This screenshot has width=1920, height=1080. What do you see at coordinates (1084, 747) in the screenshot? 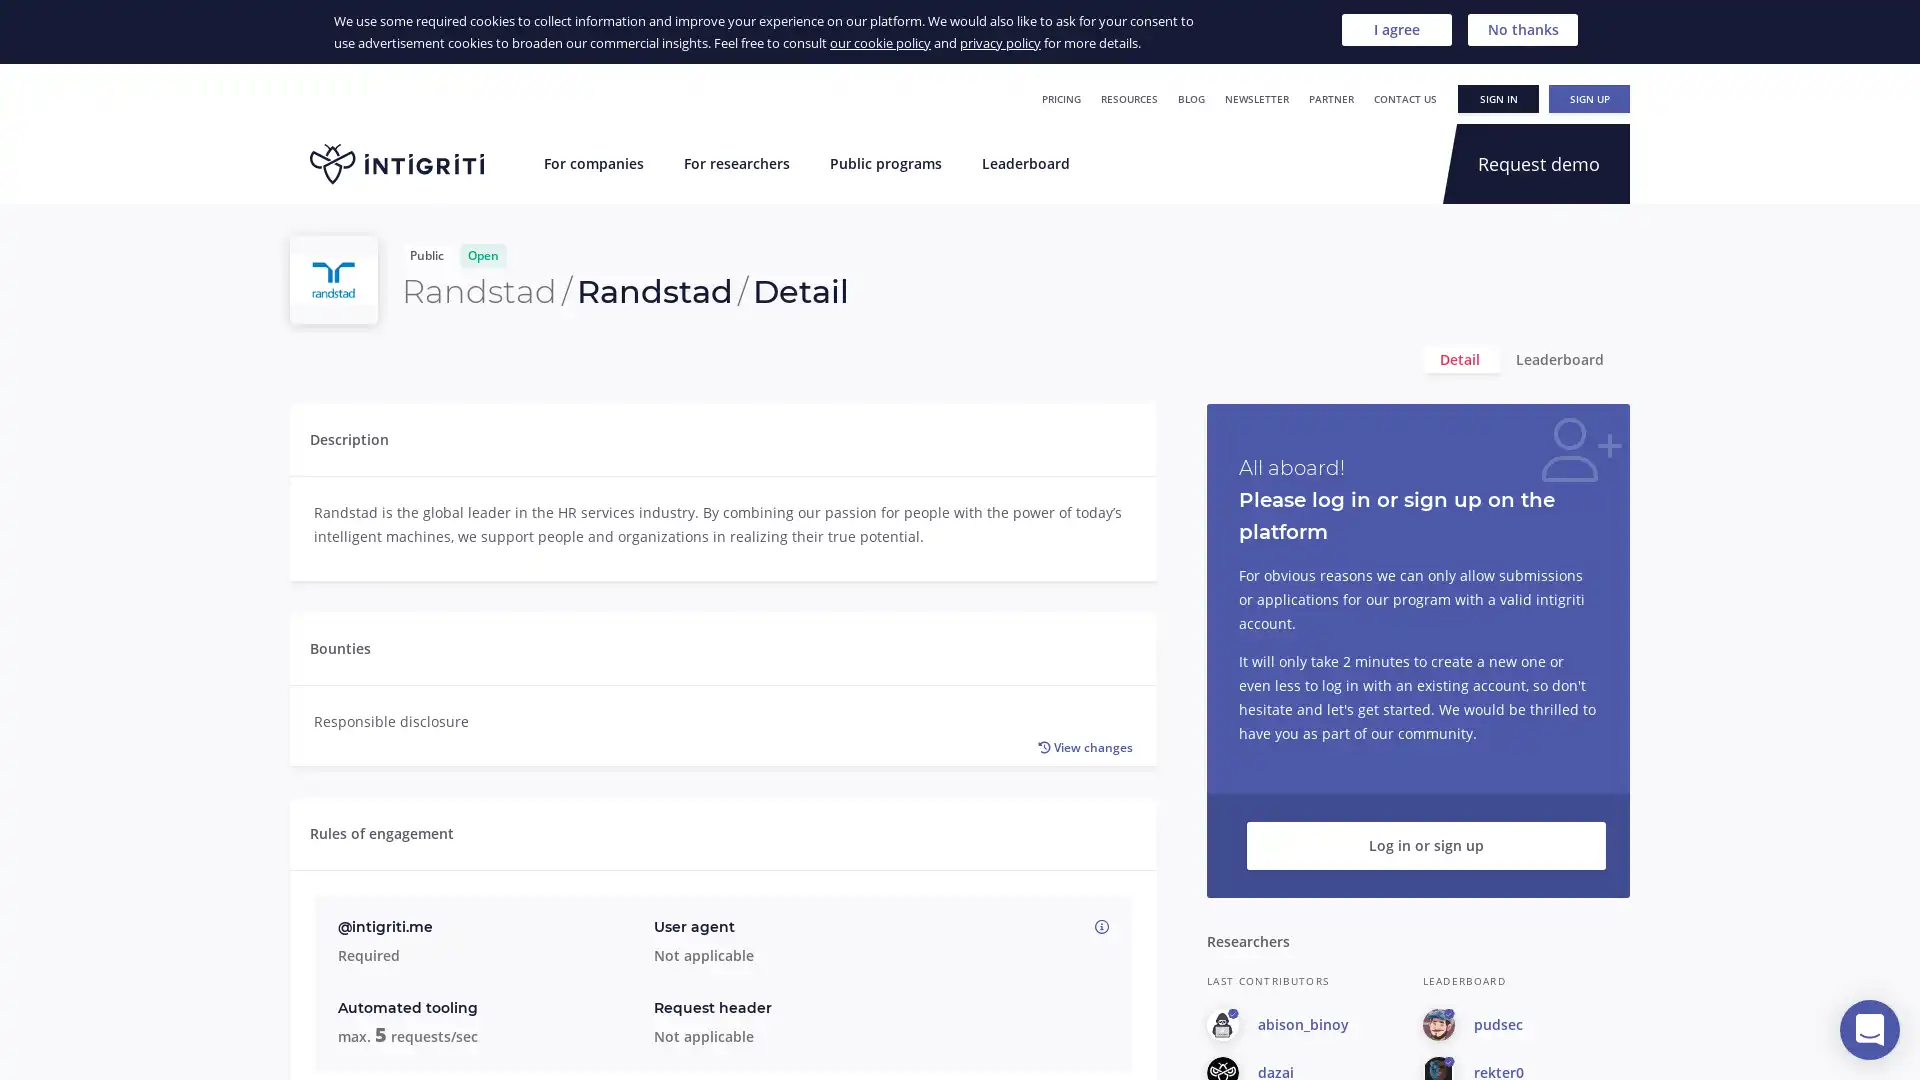
I see `View changes` at bounding box center [1084, 747].